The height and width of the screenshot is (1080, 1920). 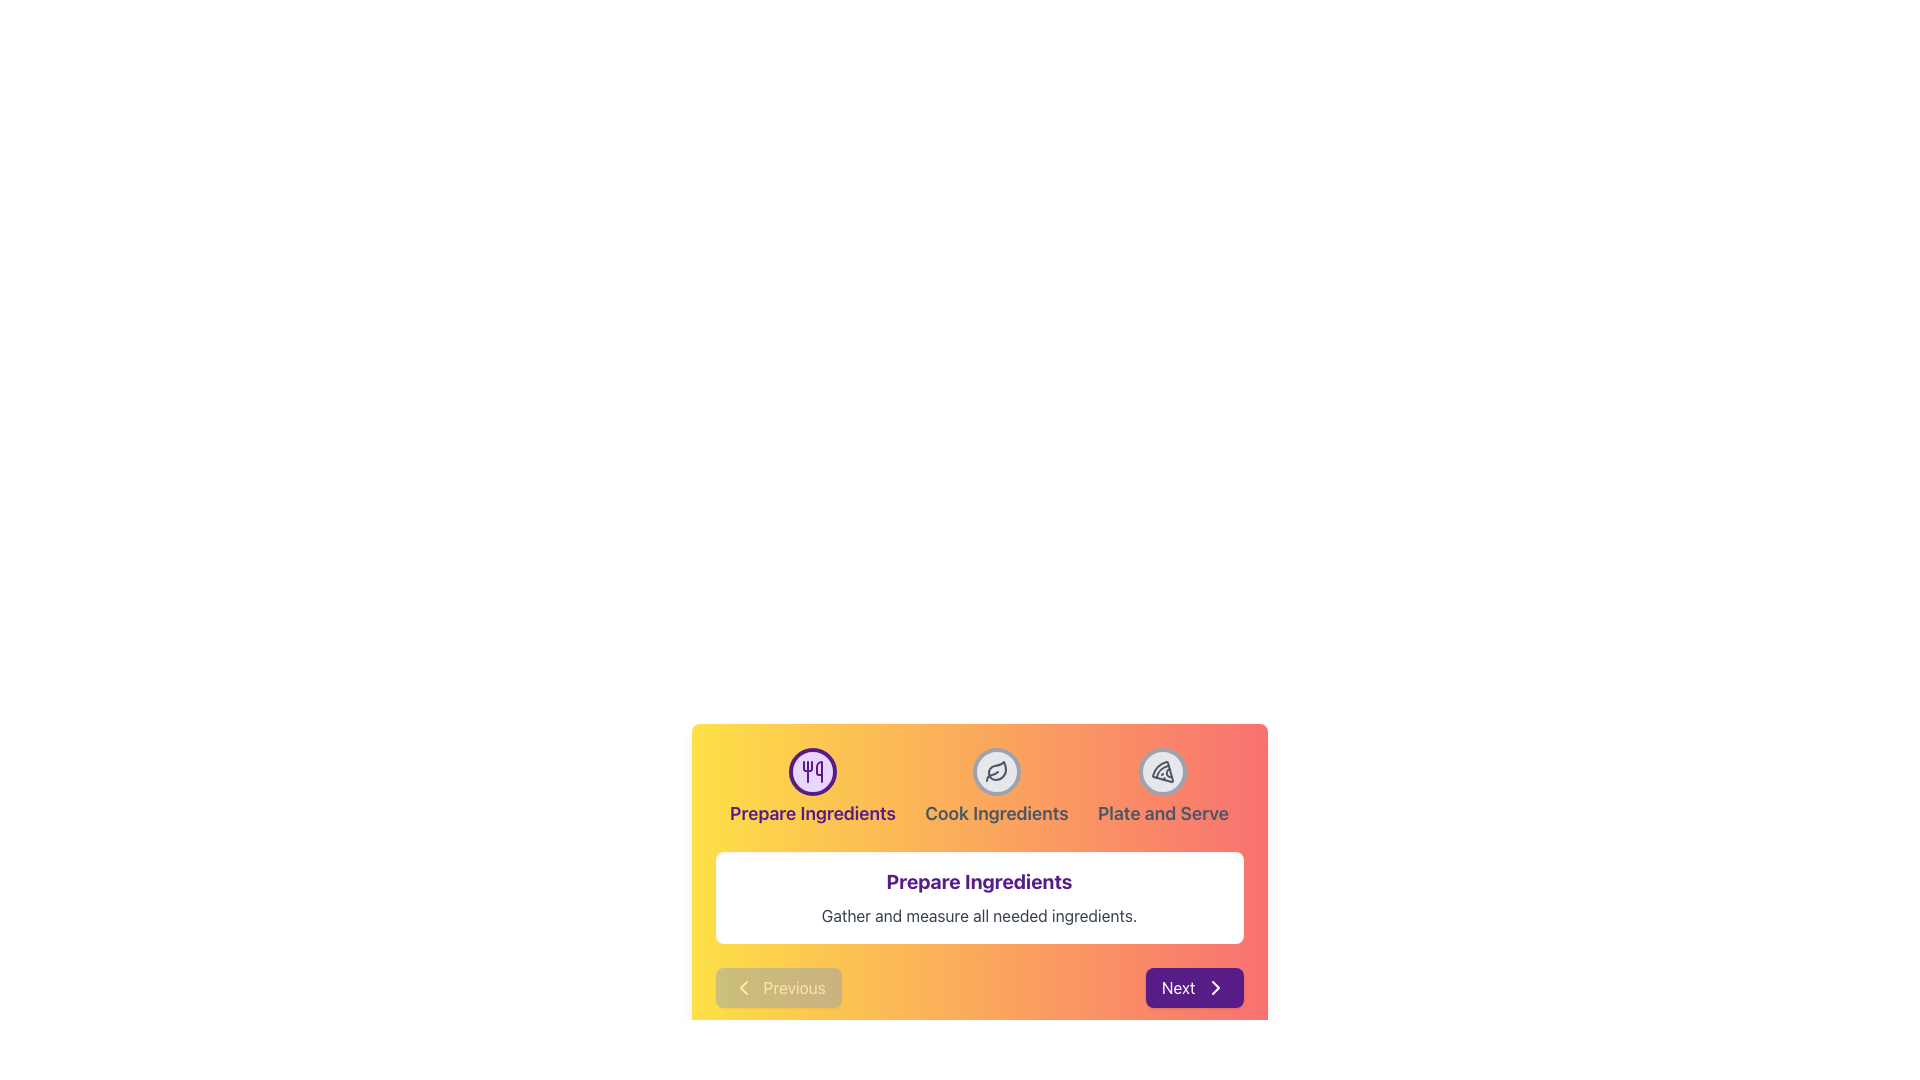 I want to click on the 'Plate and Serve' label and icon, which is positioned as the third step in a horizontal sequence, located to the right of 'Cook Ingredients', so click(x=1163, y=786).